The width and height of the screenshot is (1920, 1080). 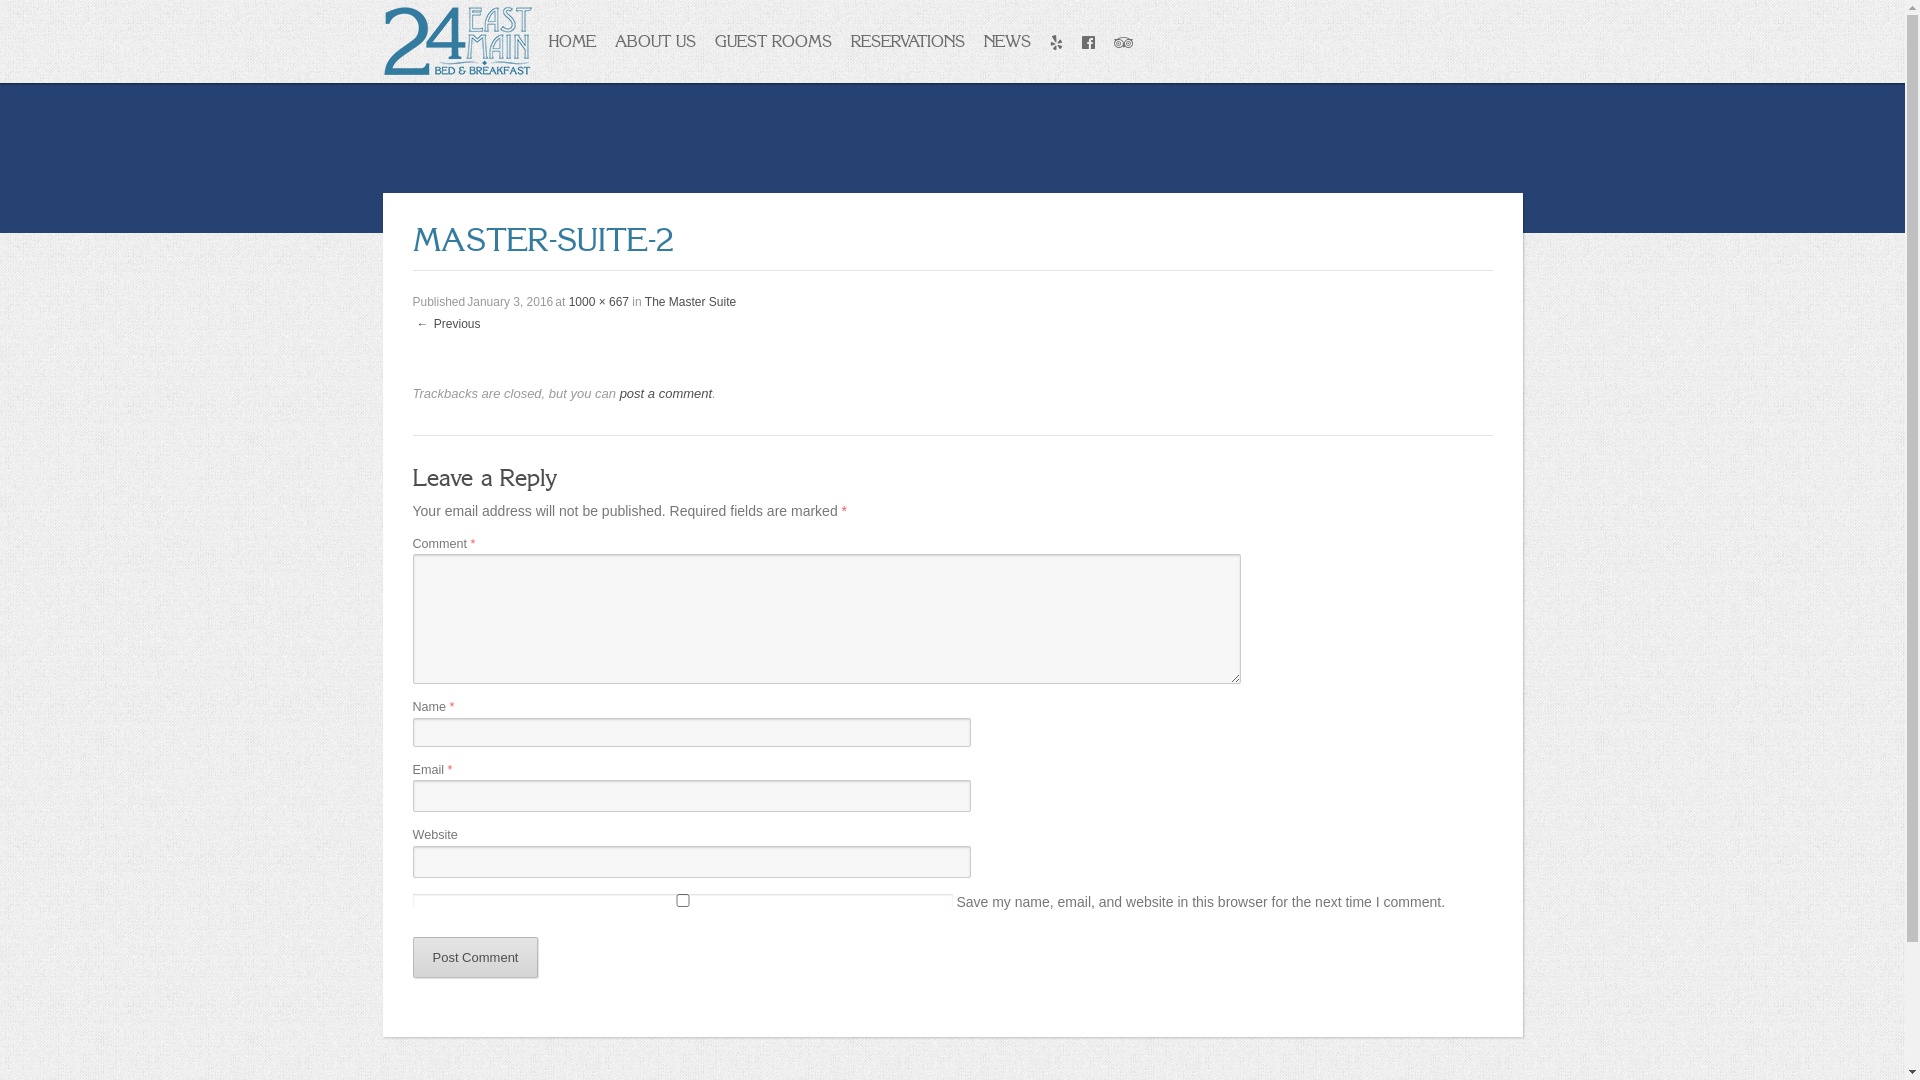 What do you see at coordinates (474, 956) in the screenshot?
I see `'Post Comment'` at bounding box center [474, 956].